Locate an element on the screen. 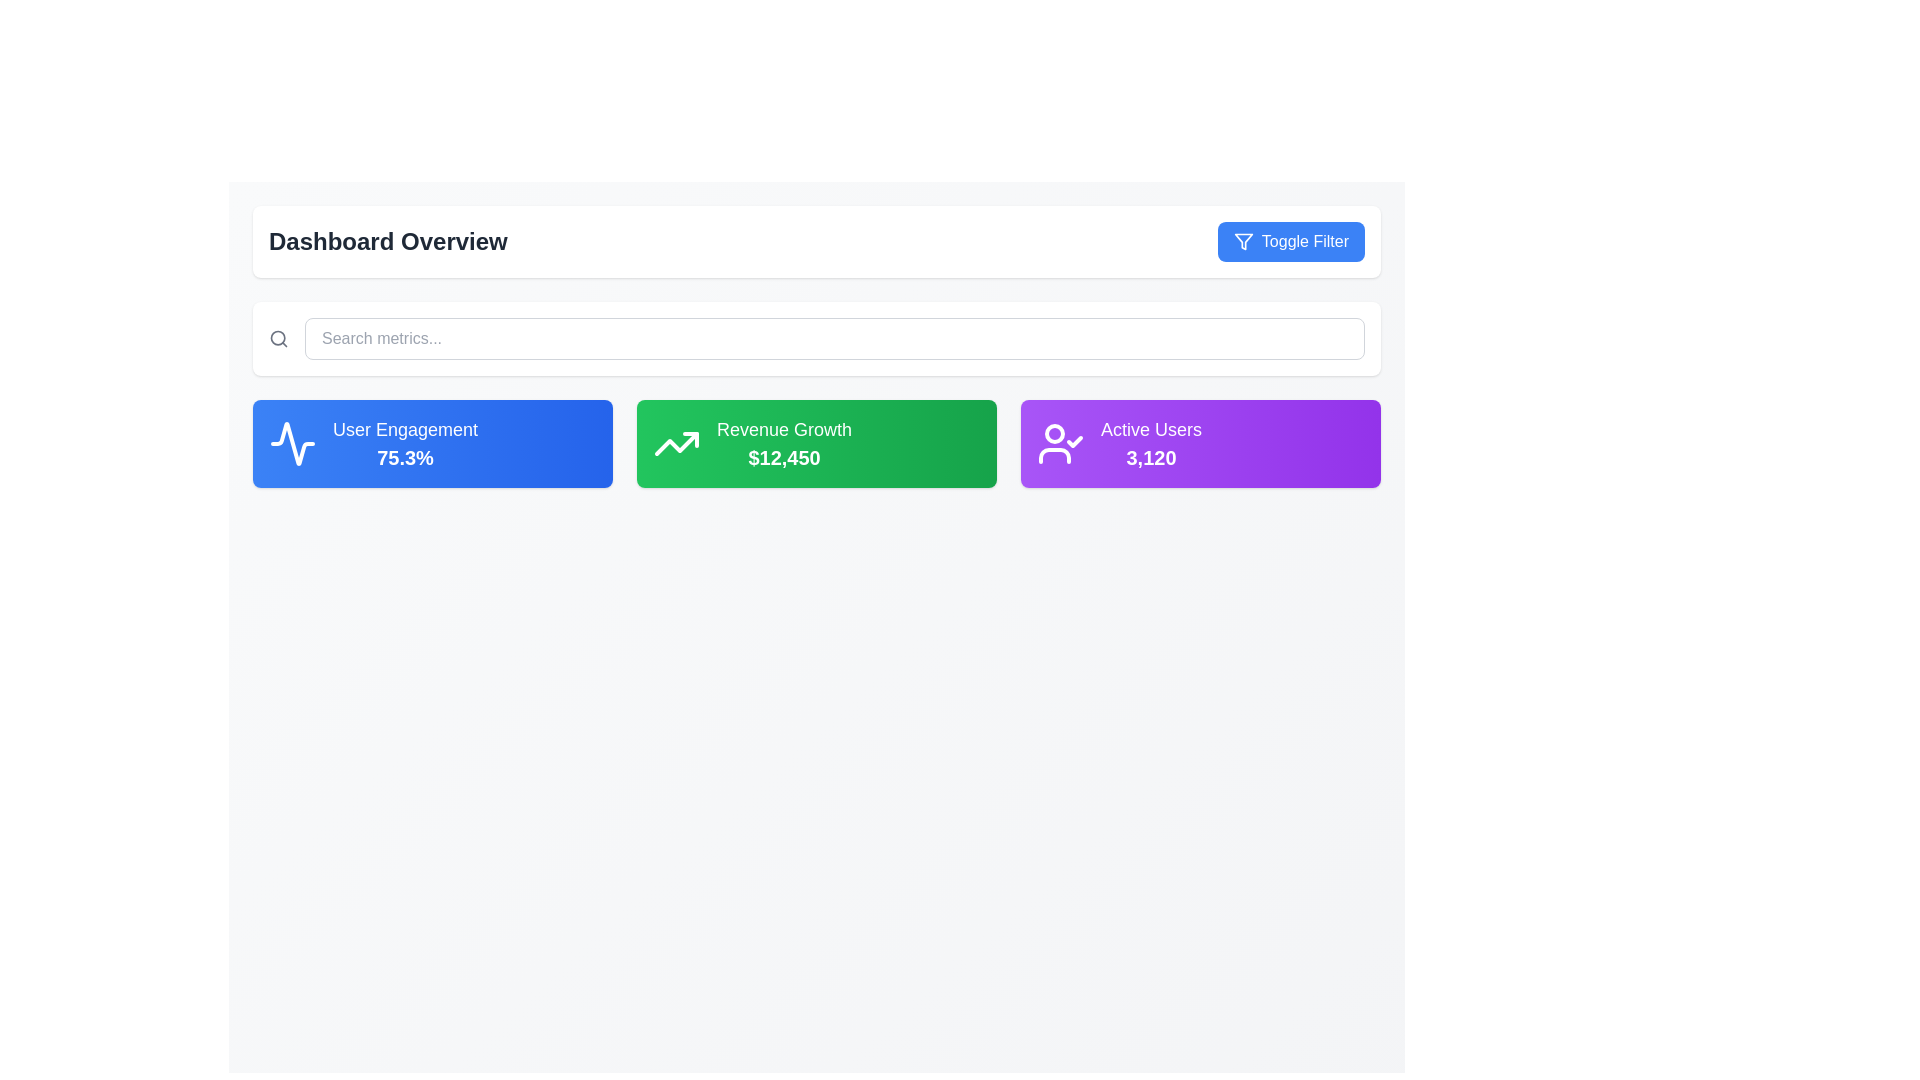 The height and width of the screenshot is (1080, 1920). the 'User Engagement' text label, which is prominently displayed in a larger, bold font on a blue card is located at coordinates (404, 428).